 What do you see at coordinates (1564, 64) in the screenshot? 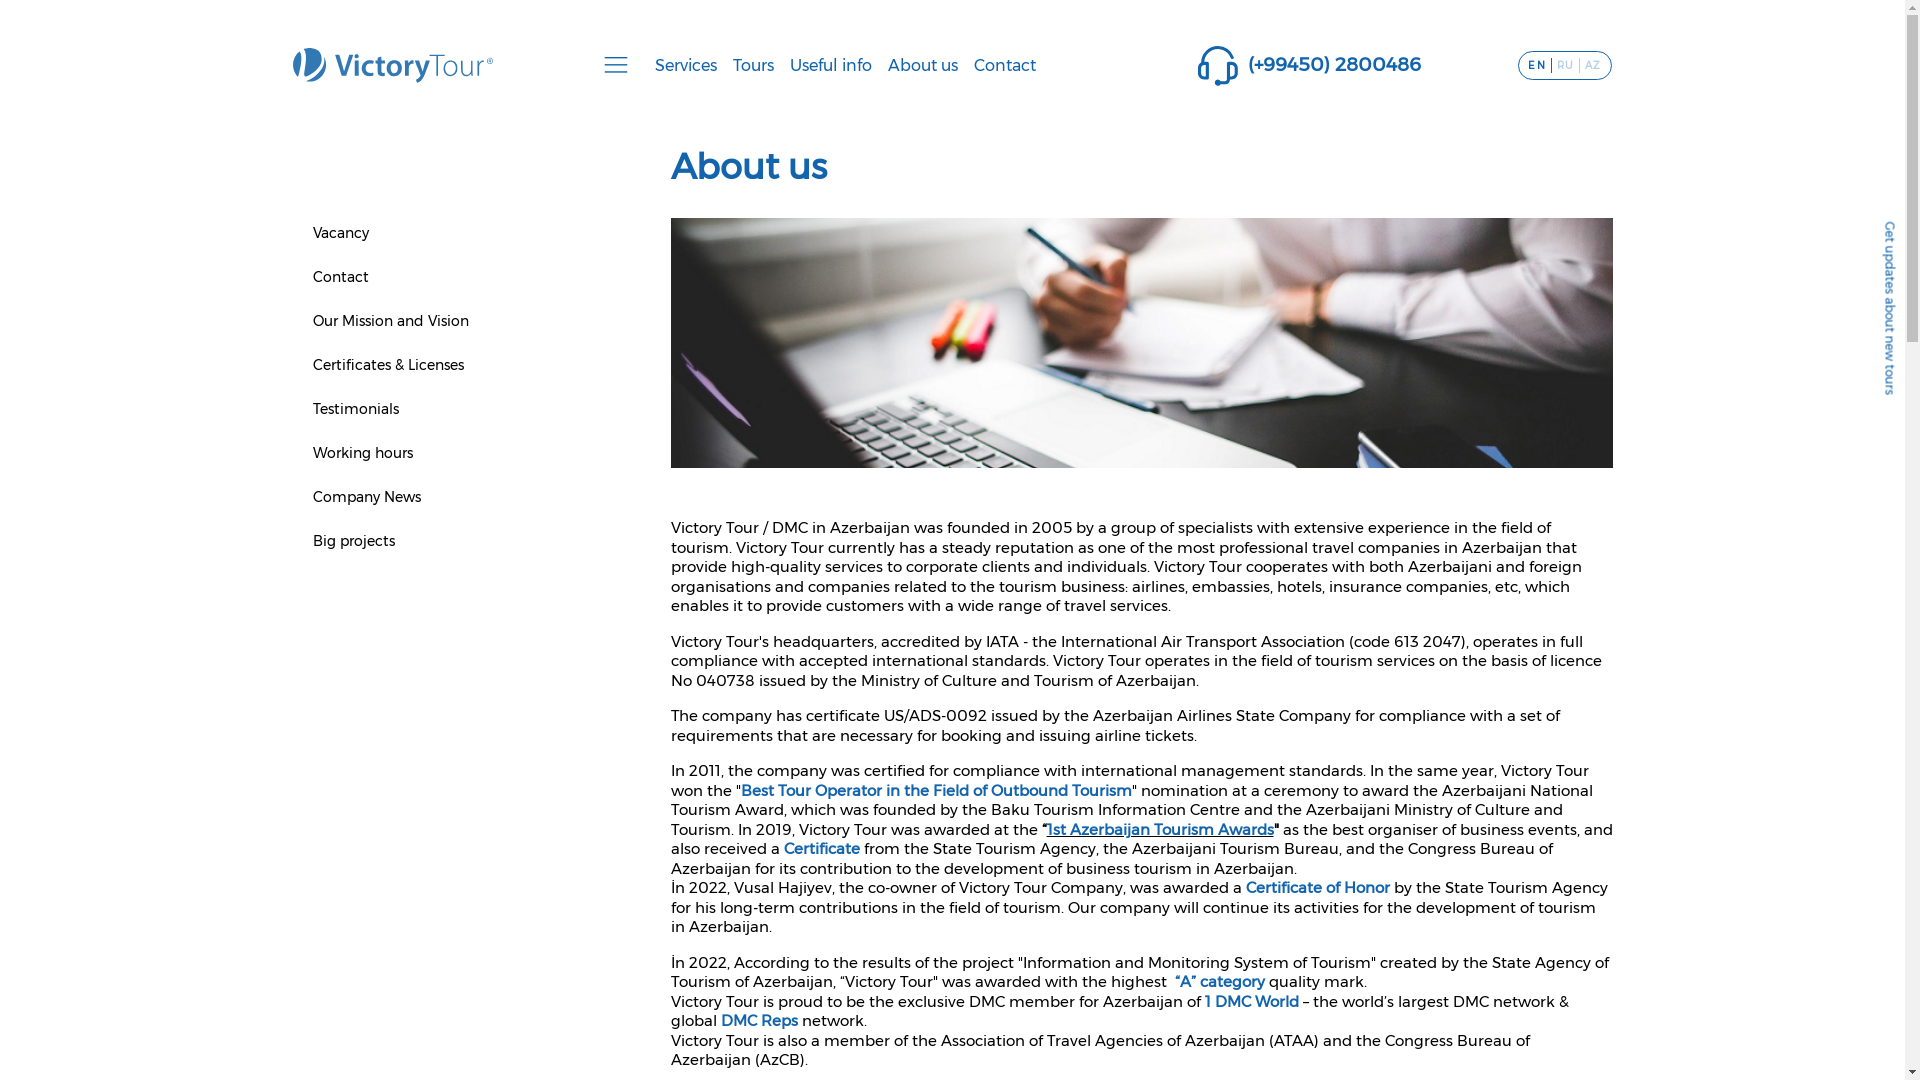
I see `'RU'` at bounding box center [1564, 64].